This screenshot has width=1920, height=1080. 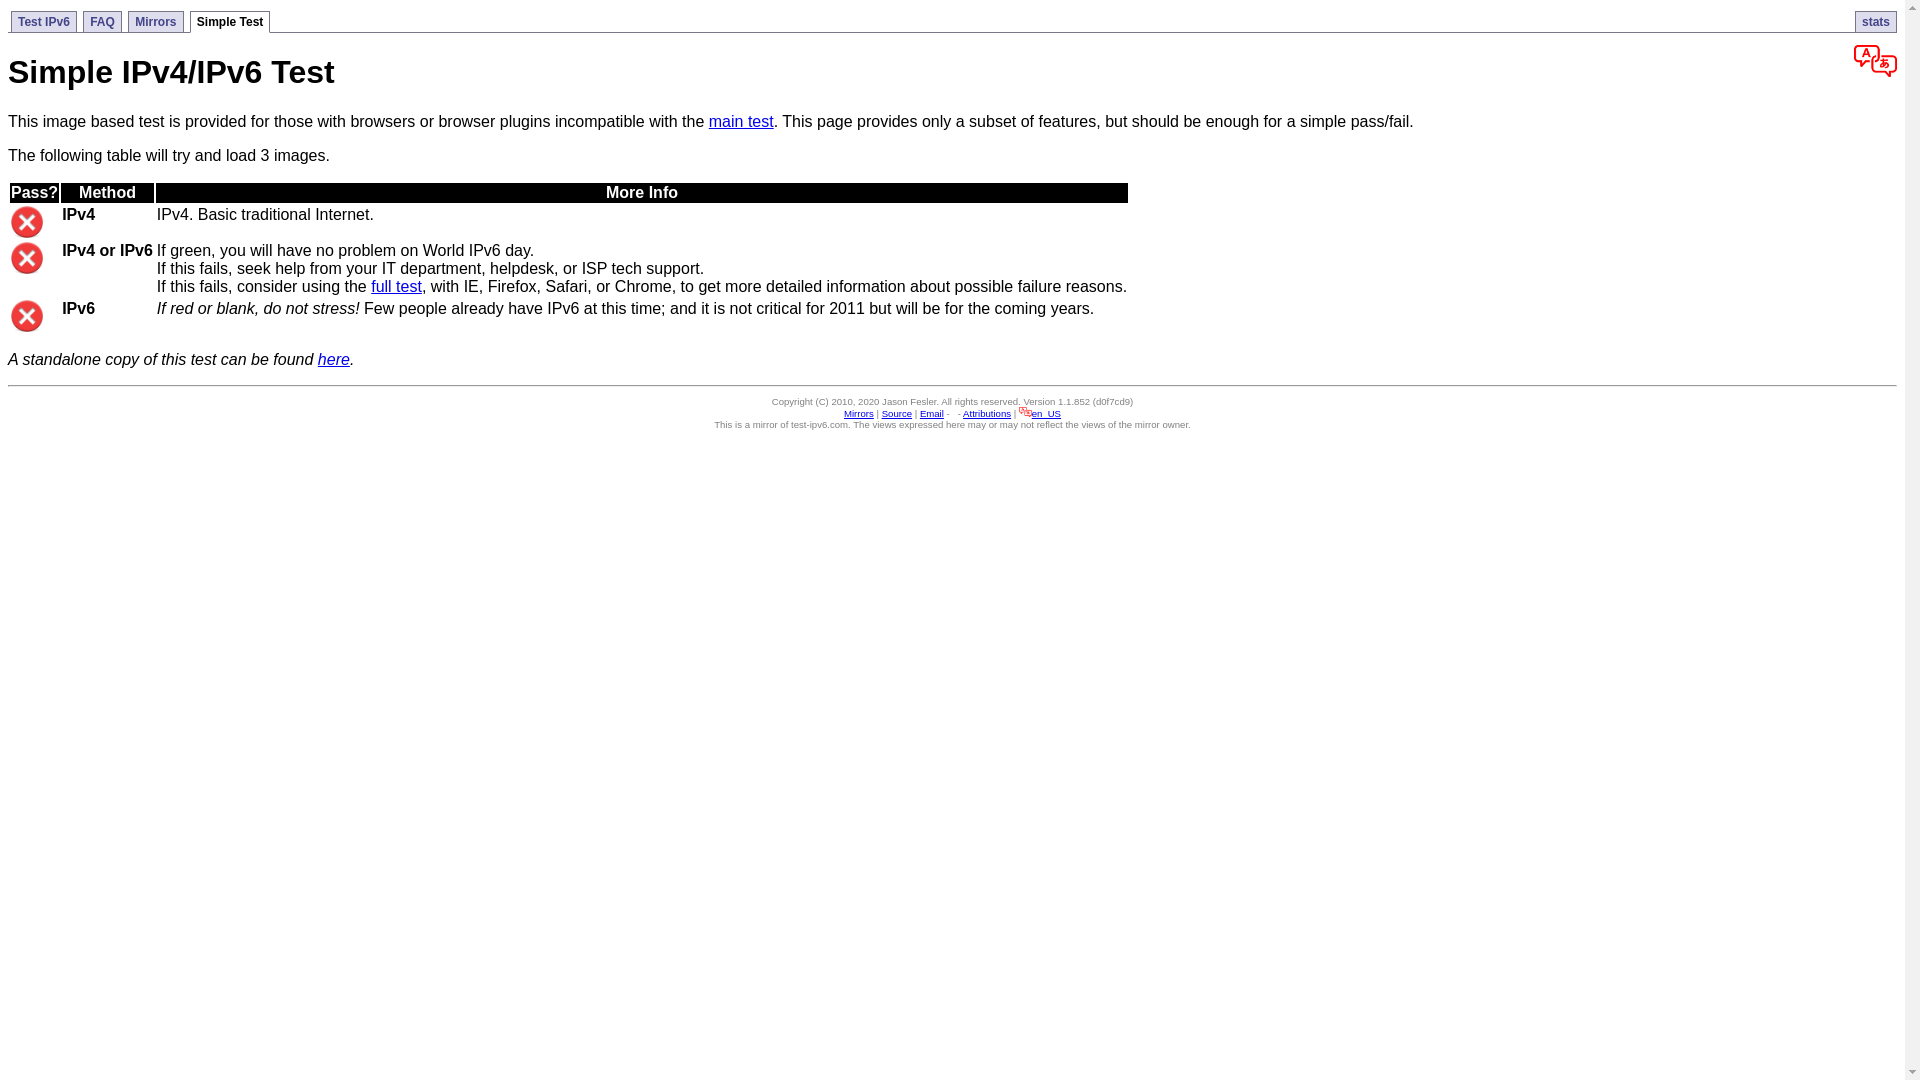 What do you see at coordinates (154, 21) in the screenshot?
I see `'Mirrors'` at bounding box center [154, 21].